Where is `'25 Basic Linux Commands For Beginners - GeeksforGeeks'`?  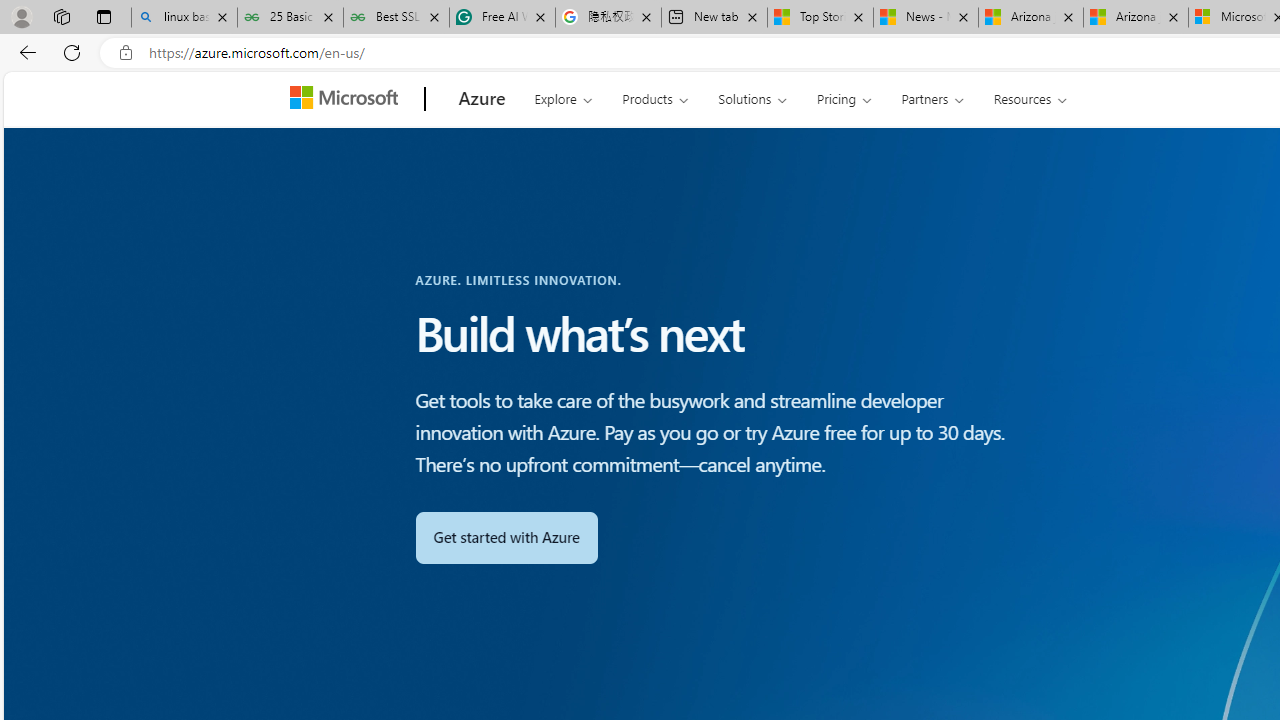 '25 Basic Linux Commands For Beginners - GeeksforGeeks' is located at coordinates (289, 17).